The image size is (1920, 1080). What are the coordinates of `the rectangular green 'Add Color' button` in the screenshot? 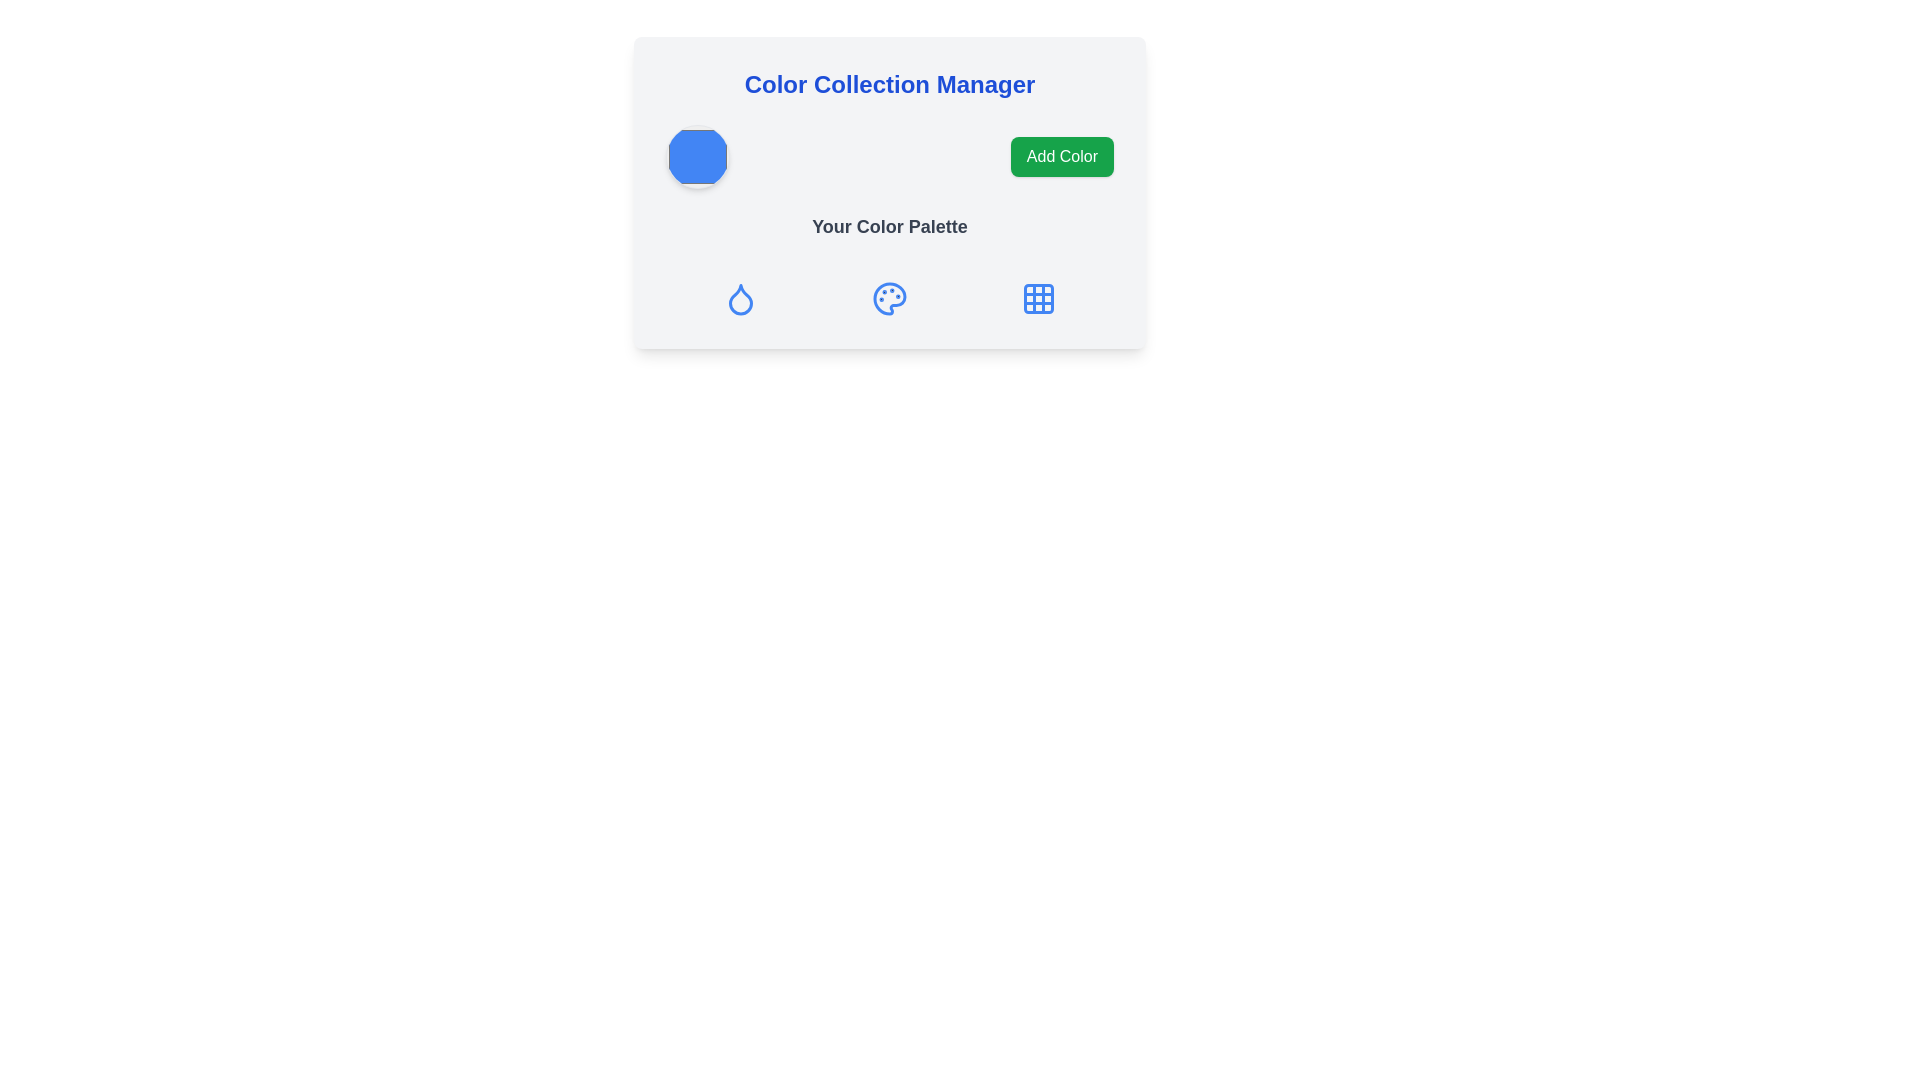 It's located at (1061, 156).